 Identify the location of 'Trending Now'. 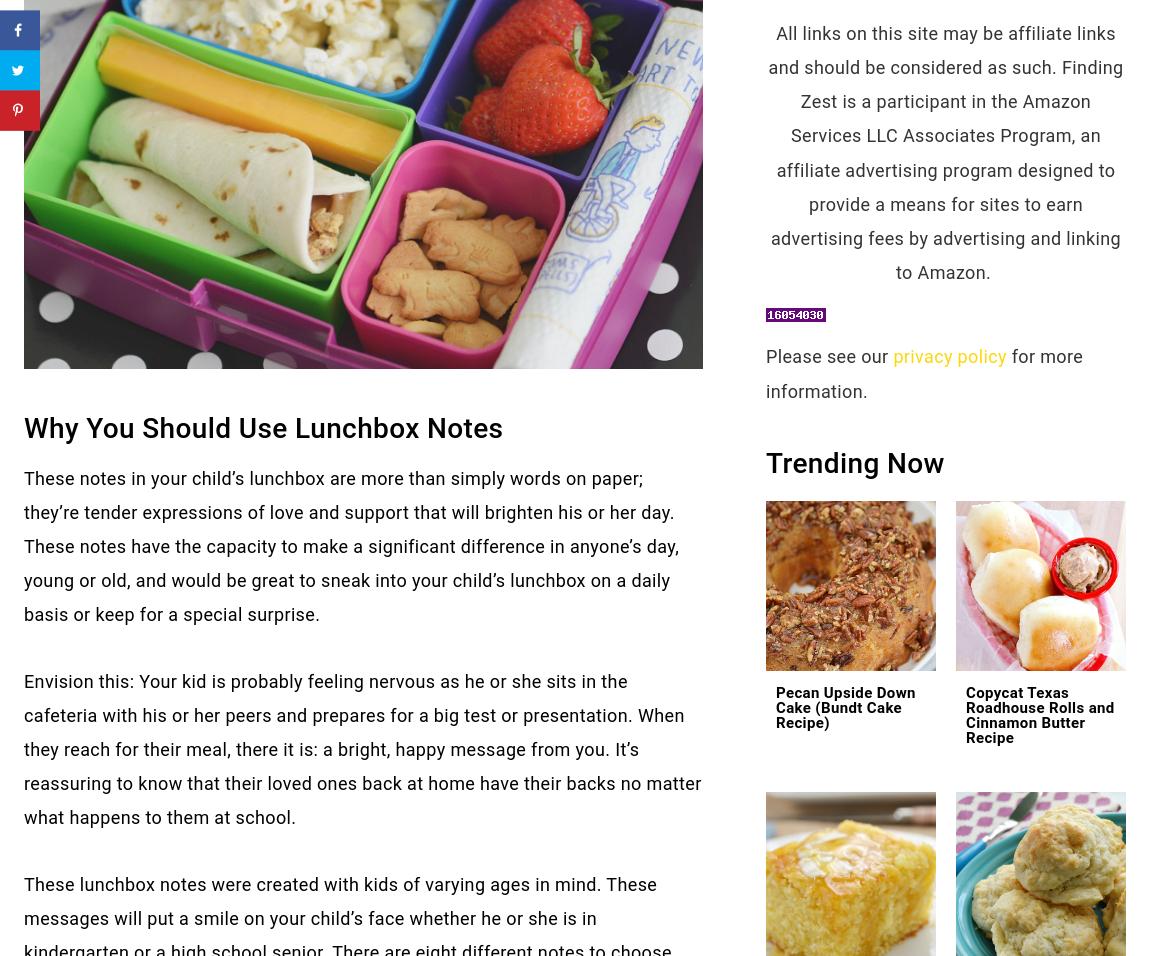
(854, 462).